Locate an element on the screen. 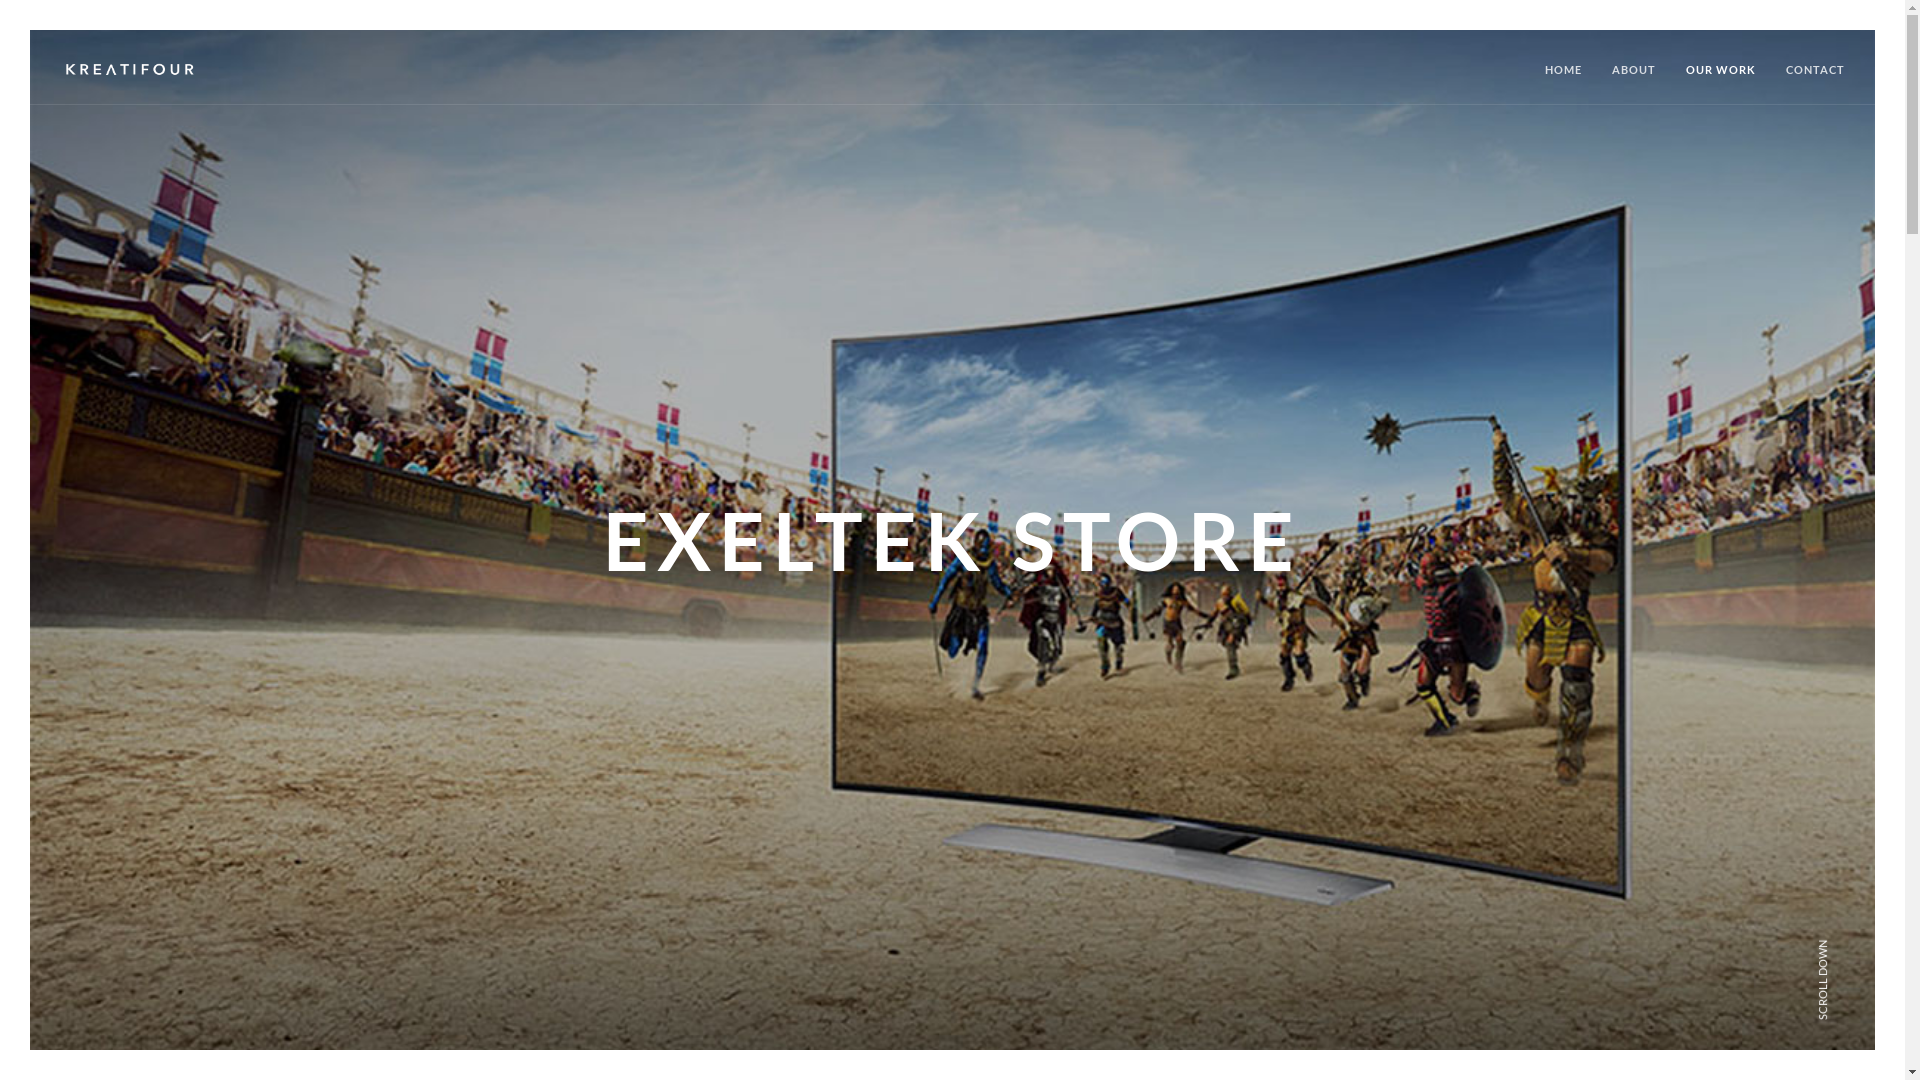 The width and height of the screenshot is (1920, 1080). 'HOME' is located at coordinates (1562, 80).